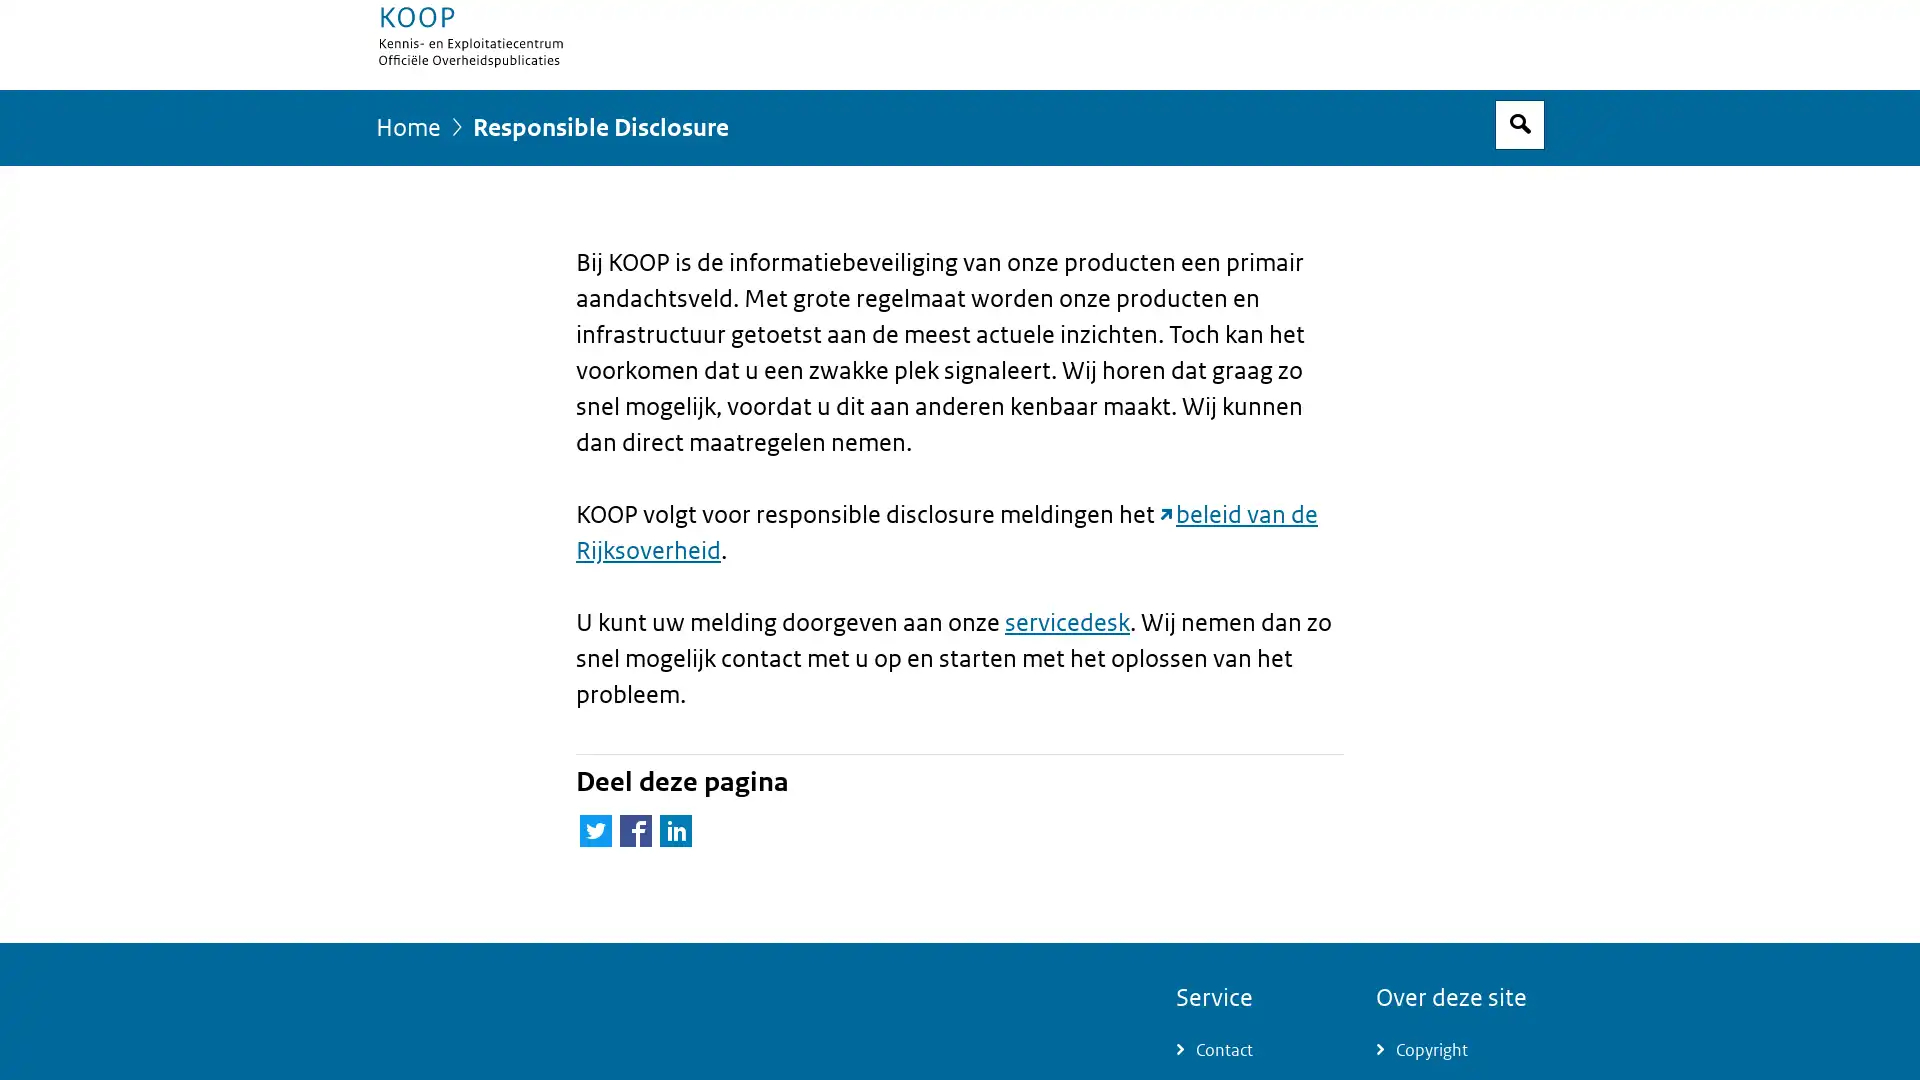 The image size is (1920, 1080). Describe the element at coordinates (1520, 124) in the screenshot. I see `Open zoekveld` at that location.